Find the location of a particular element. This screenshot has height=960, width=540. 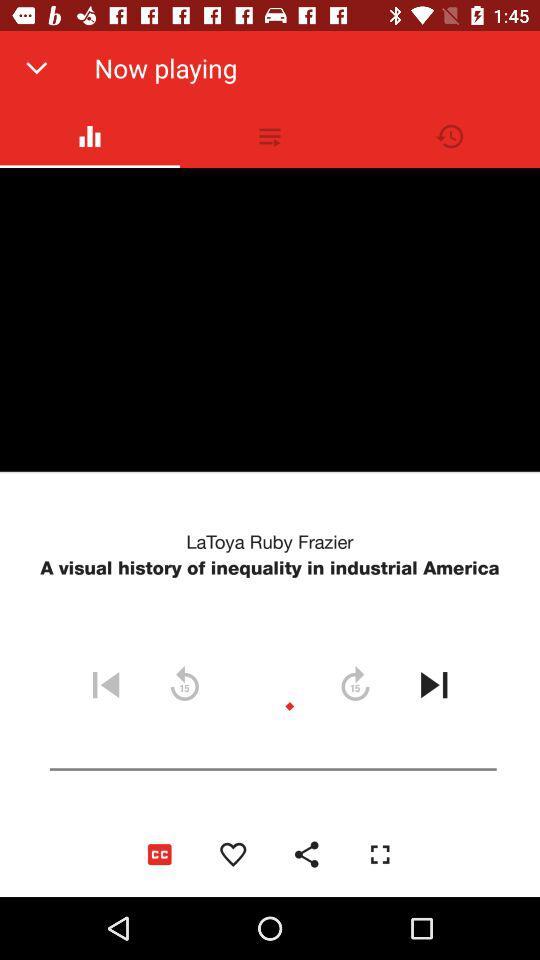

the share icon is located at coordinates (306, 853).